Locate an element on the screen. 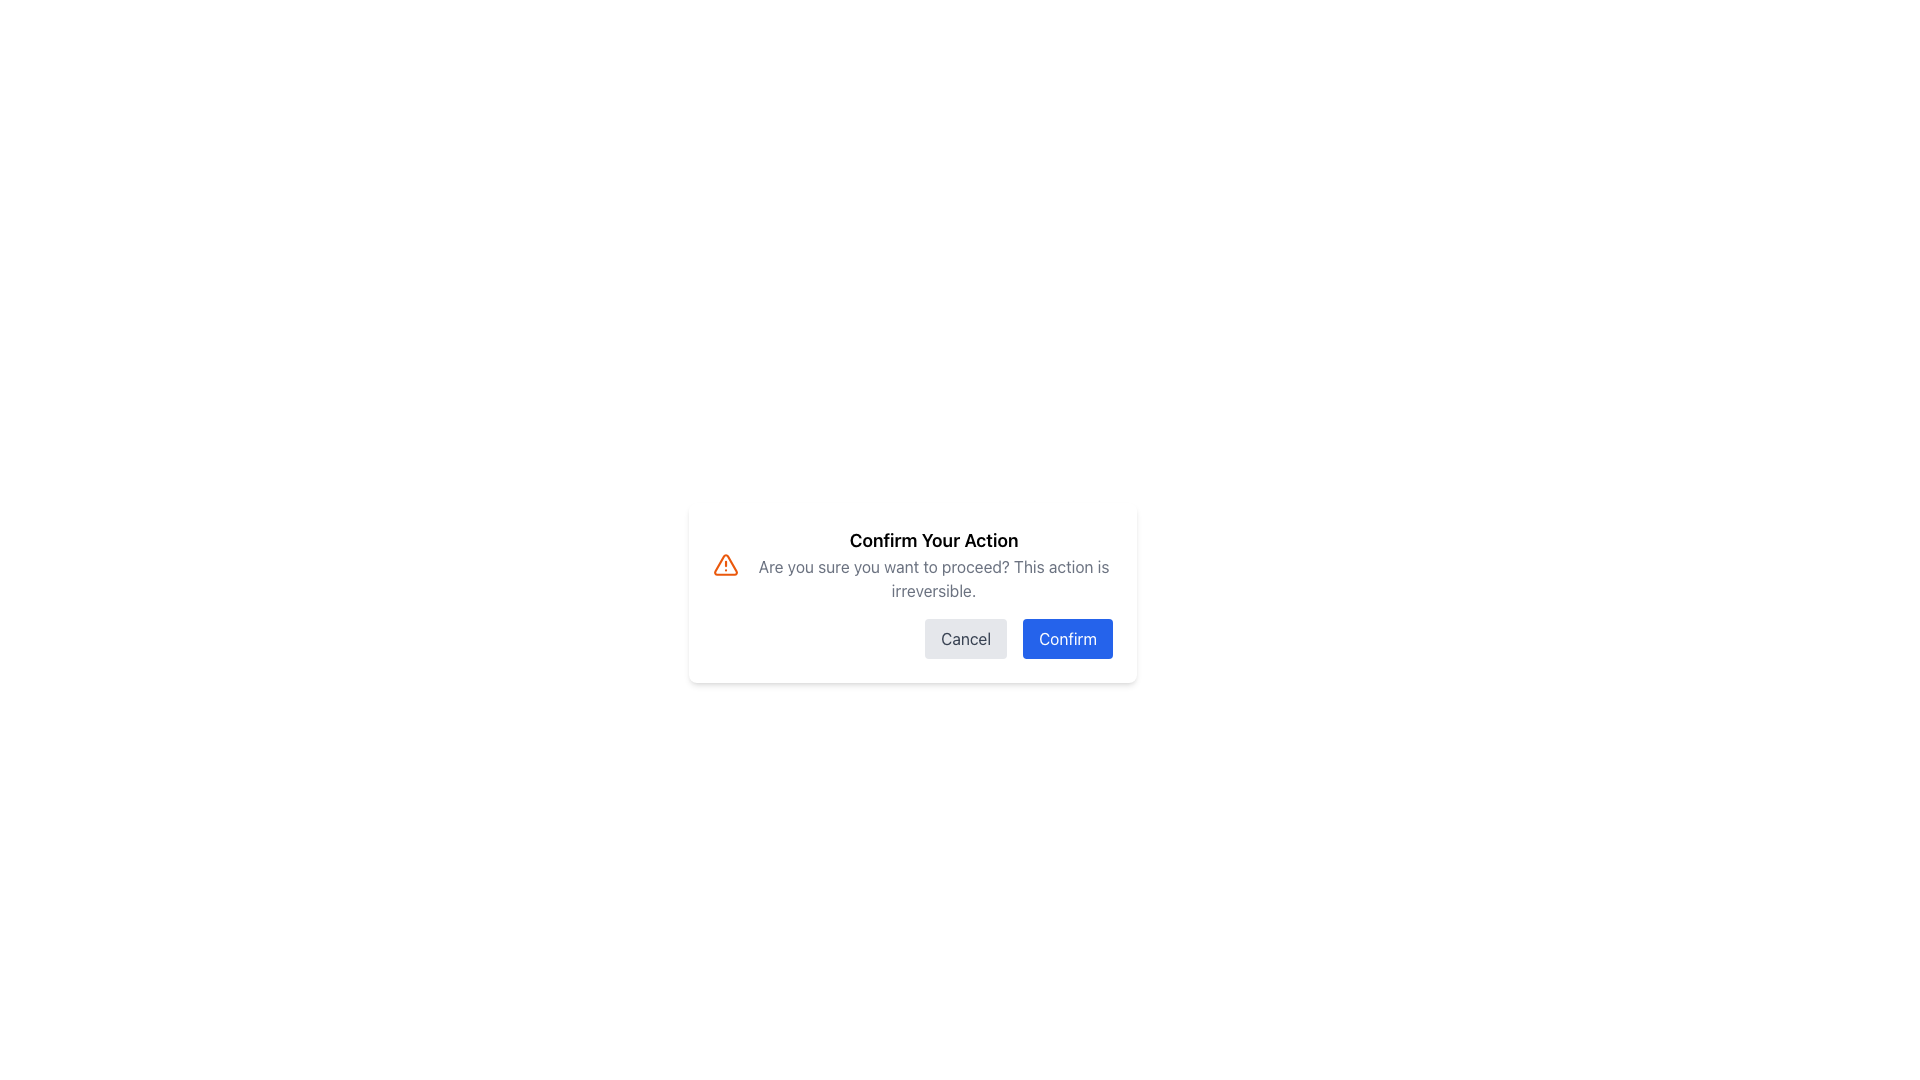  the 'Confirm' button located at the bottom-right corner of the dialog box to confirm the action is located at coordinates (1067, 639).